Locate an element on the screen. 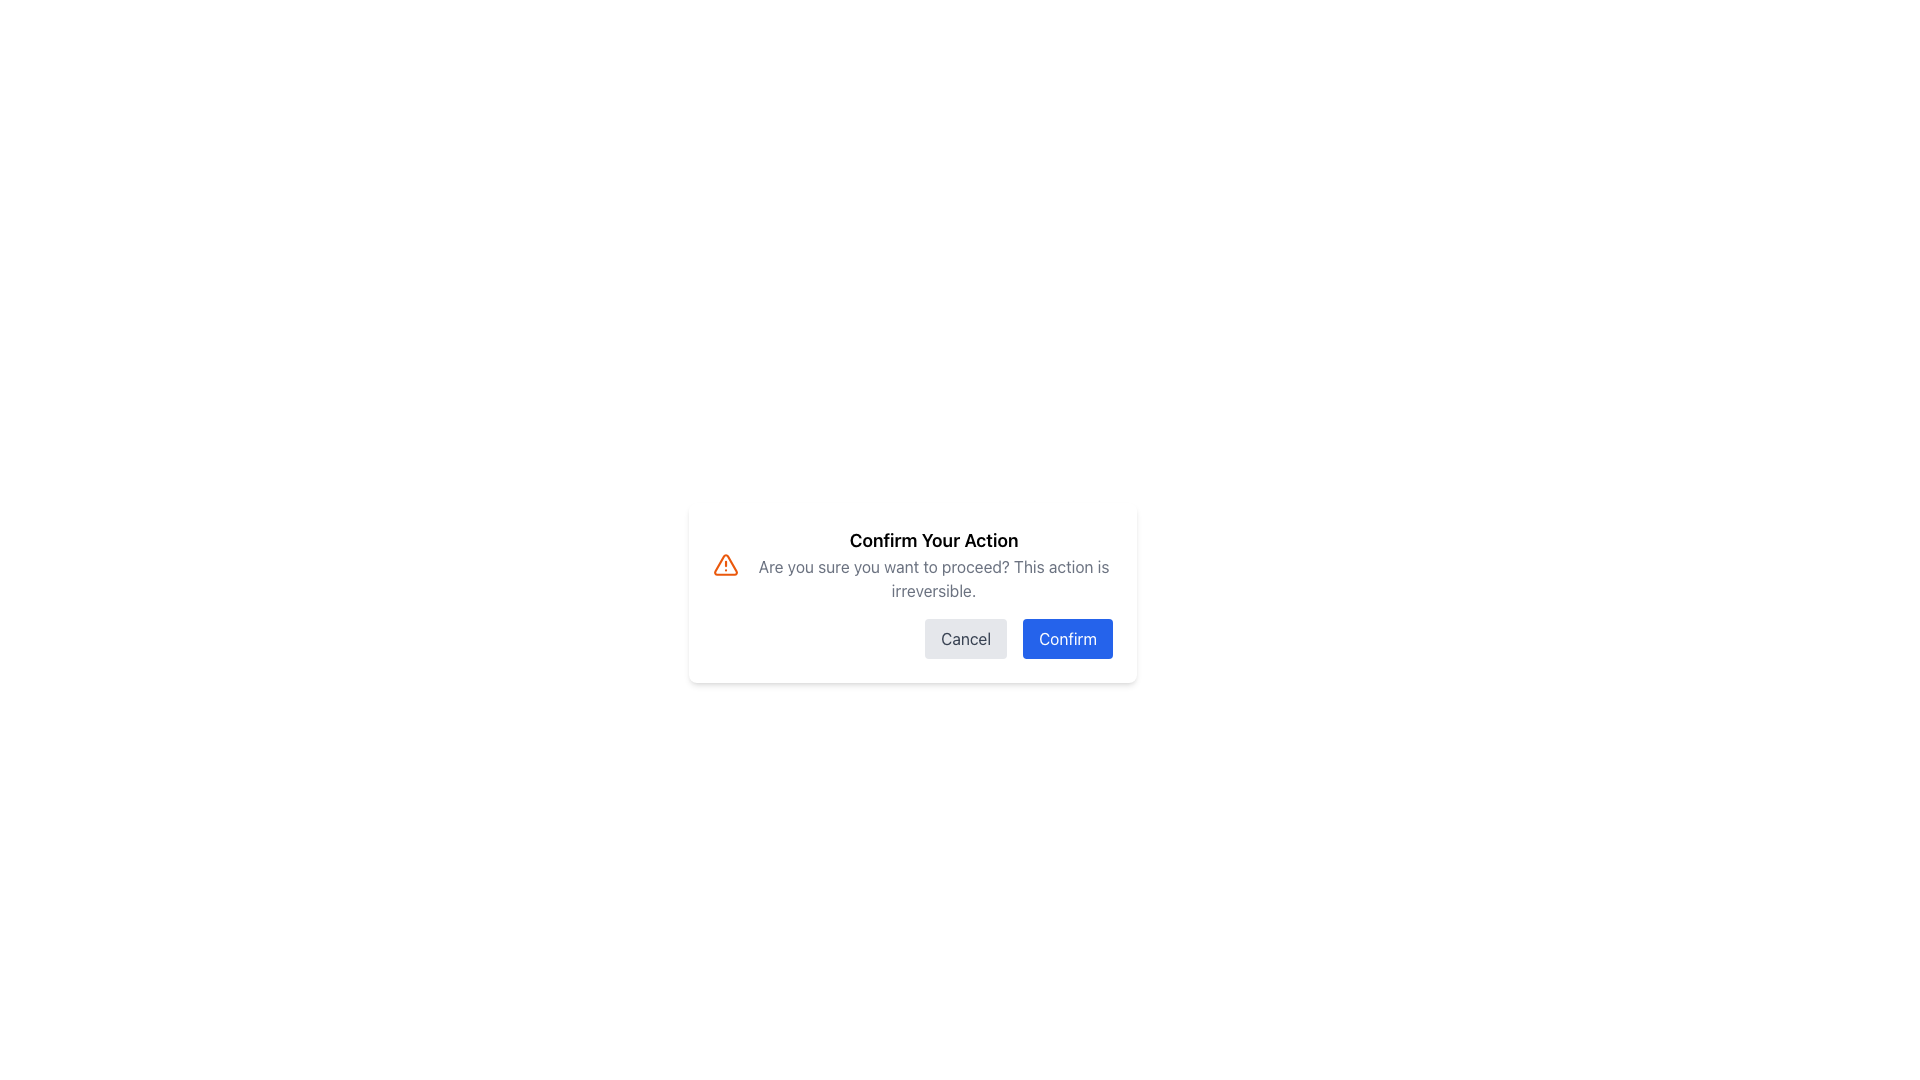  the 'Confirm' button located at the bottom-right corner of the dialog box to confirm the action is located at coordinates (1067, 639).